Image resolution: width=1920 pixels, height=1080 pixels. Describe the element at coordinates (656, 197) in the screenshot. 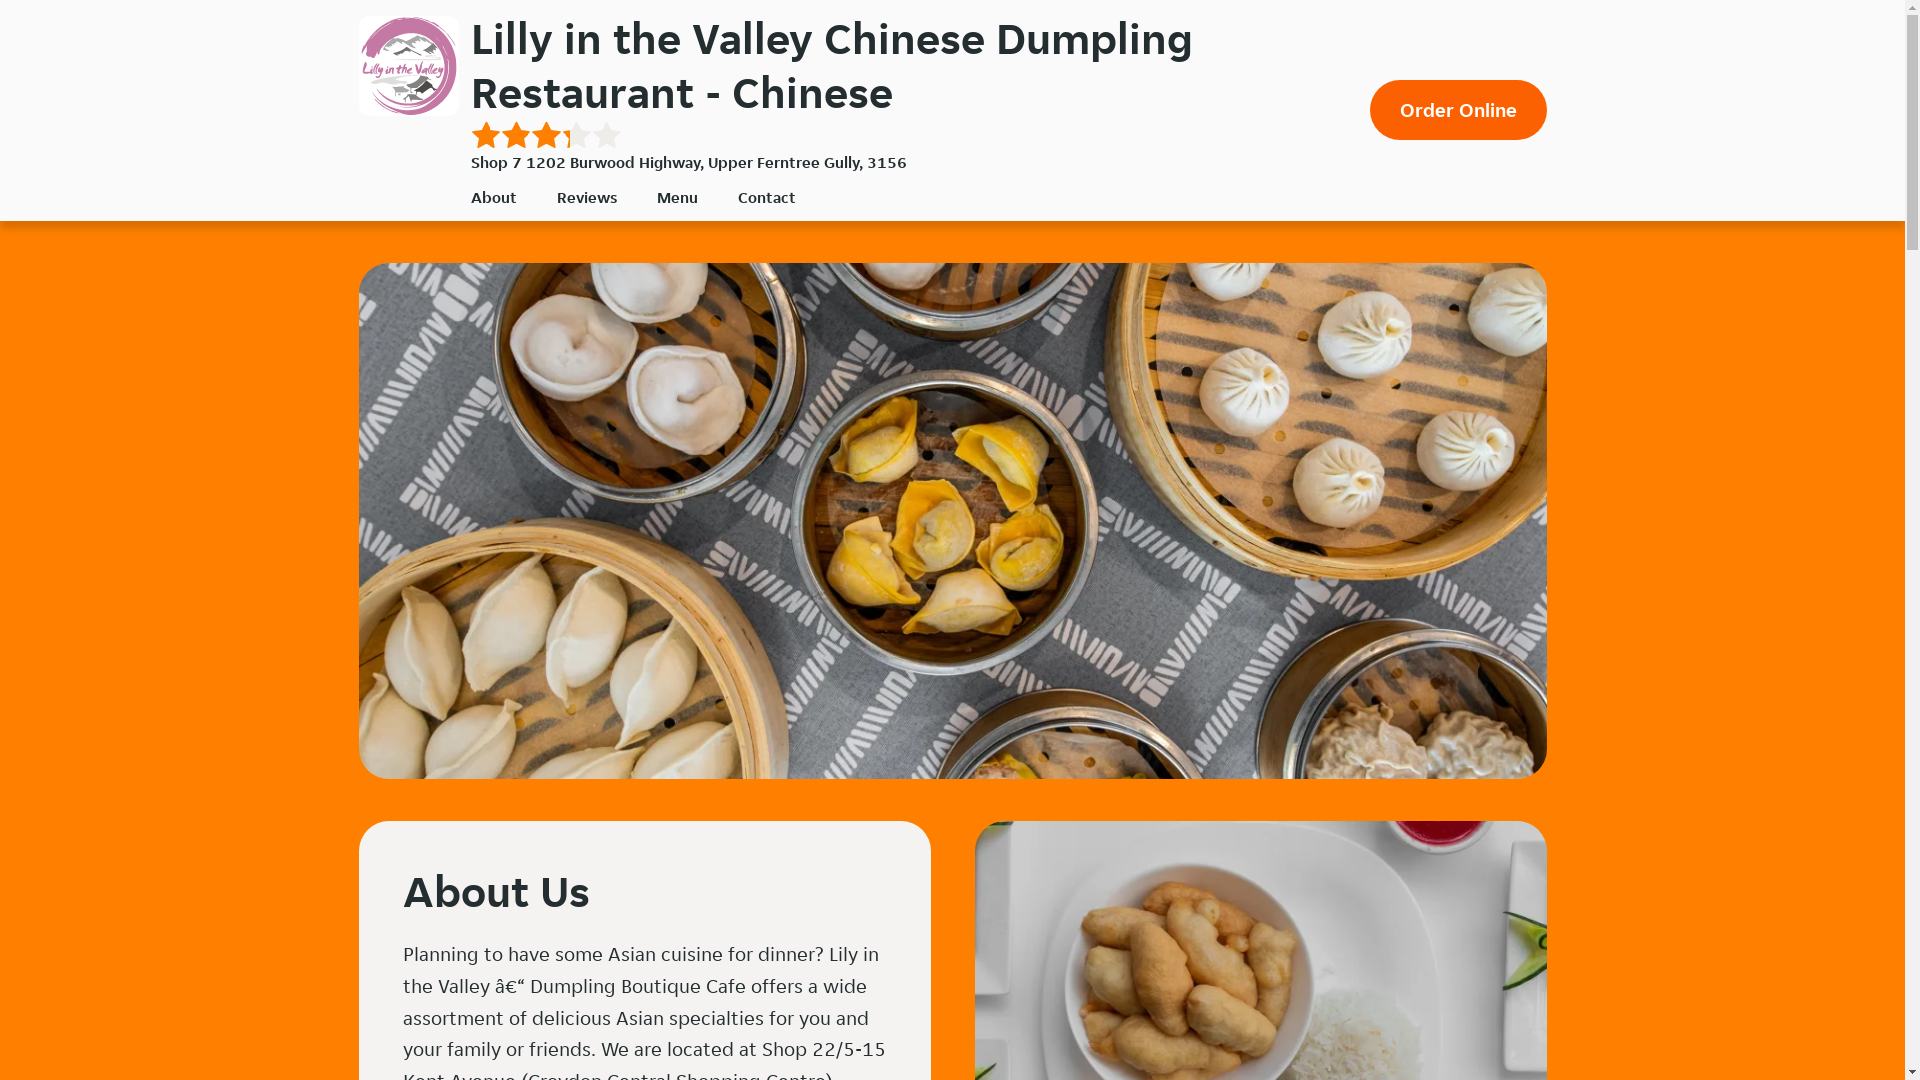

I see `'Menu'` at that location.